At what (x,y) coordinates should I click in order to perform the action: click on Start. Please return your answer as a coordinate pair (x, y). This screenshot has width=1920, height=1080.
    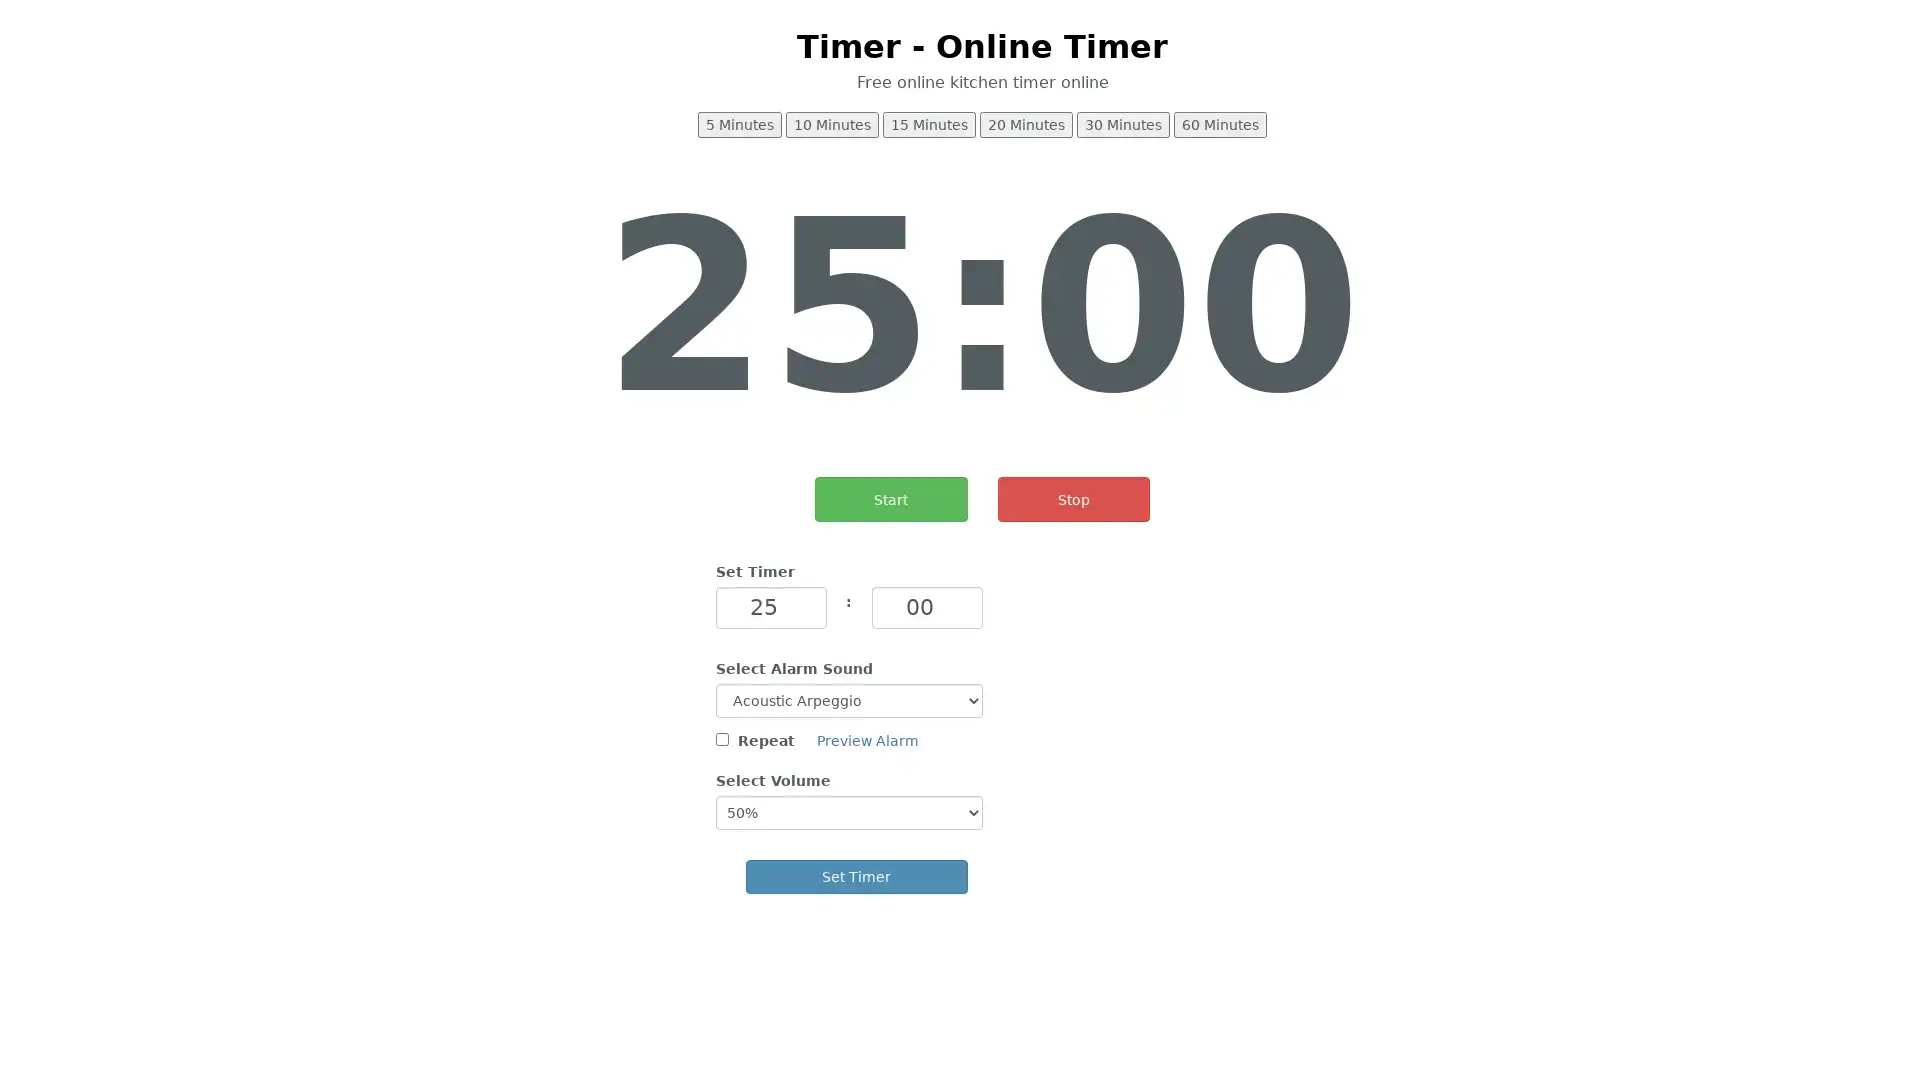
    Looking at the image, I should click on (890, 498).